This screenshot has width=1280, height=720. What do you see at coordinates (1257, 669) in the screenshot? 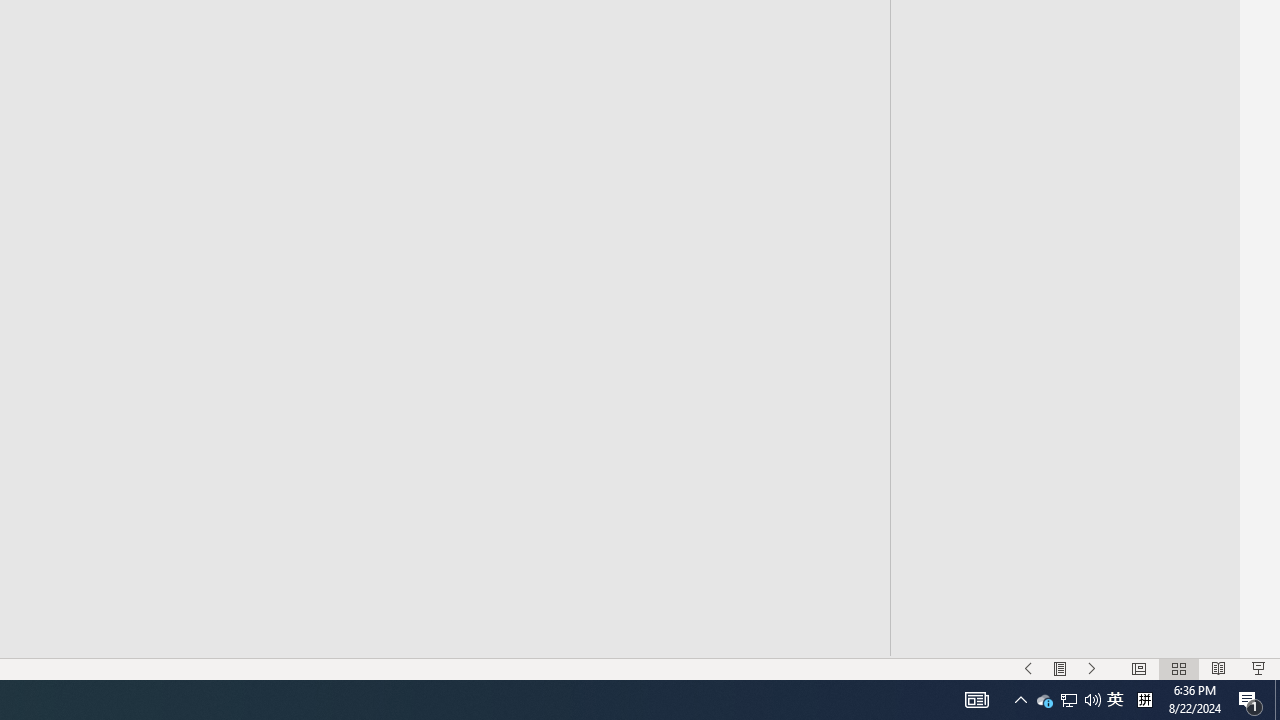
I see `'Slide Show'` at bounding box center [1257, 669].